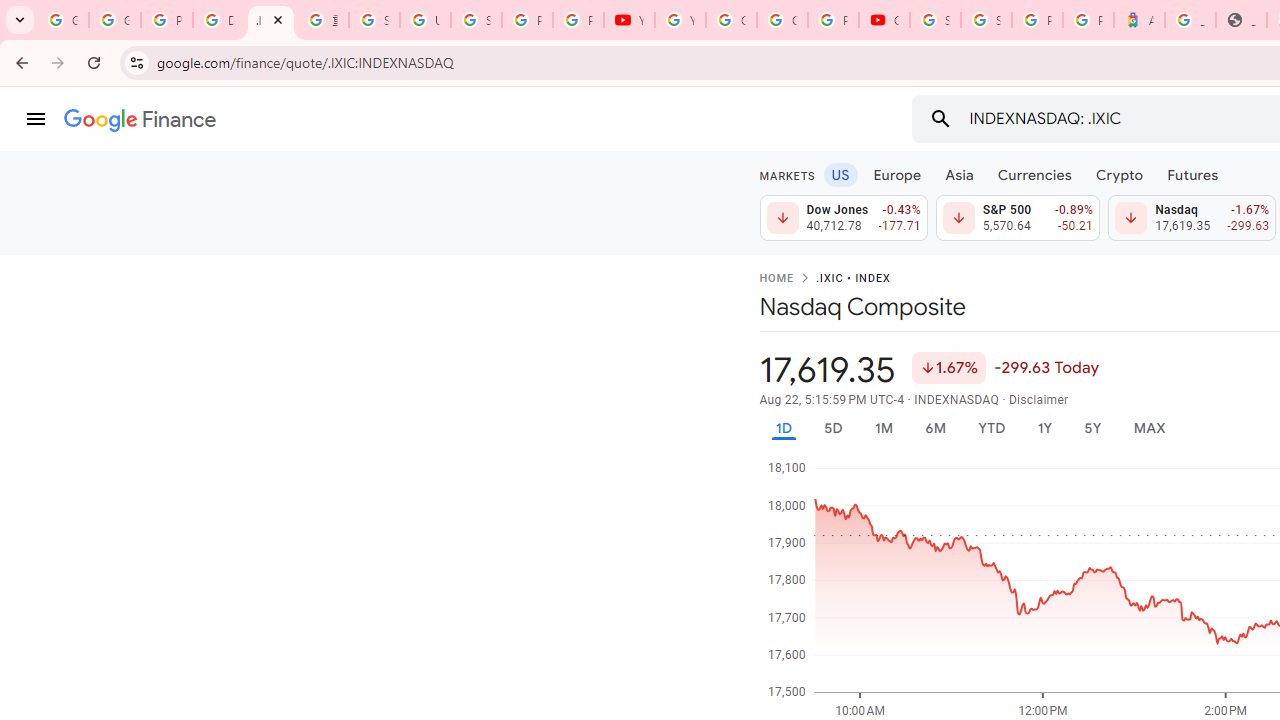  What do you see at coordinates (782, 427) in the screenshot?
I see `'1D'` at bounding box center [782, 427].